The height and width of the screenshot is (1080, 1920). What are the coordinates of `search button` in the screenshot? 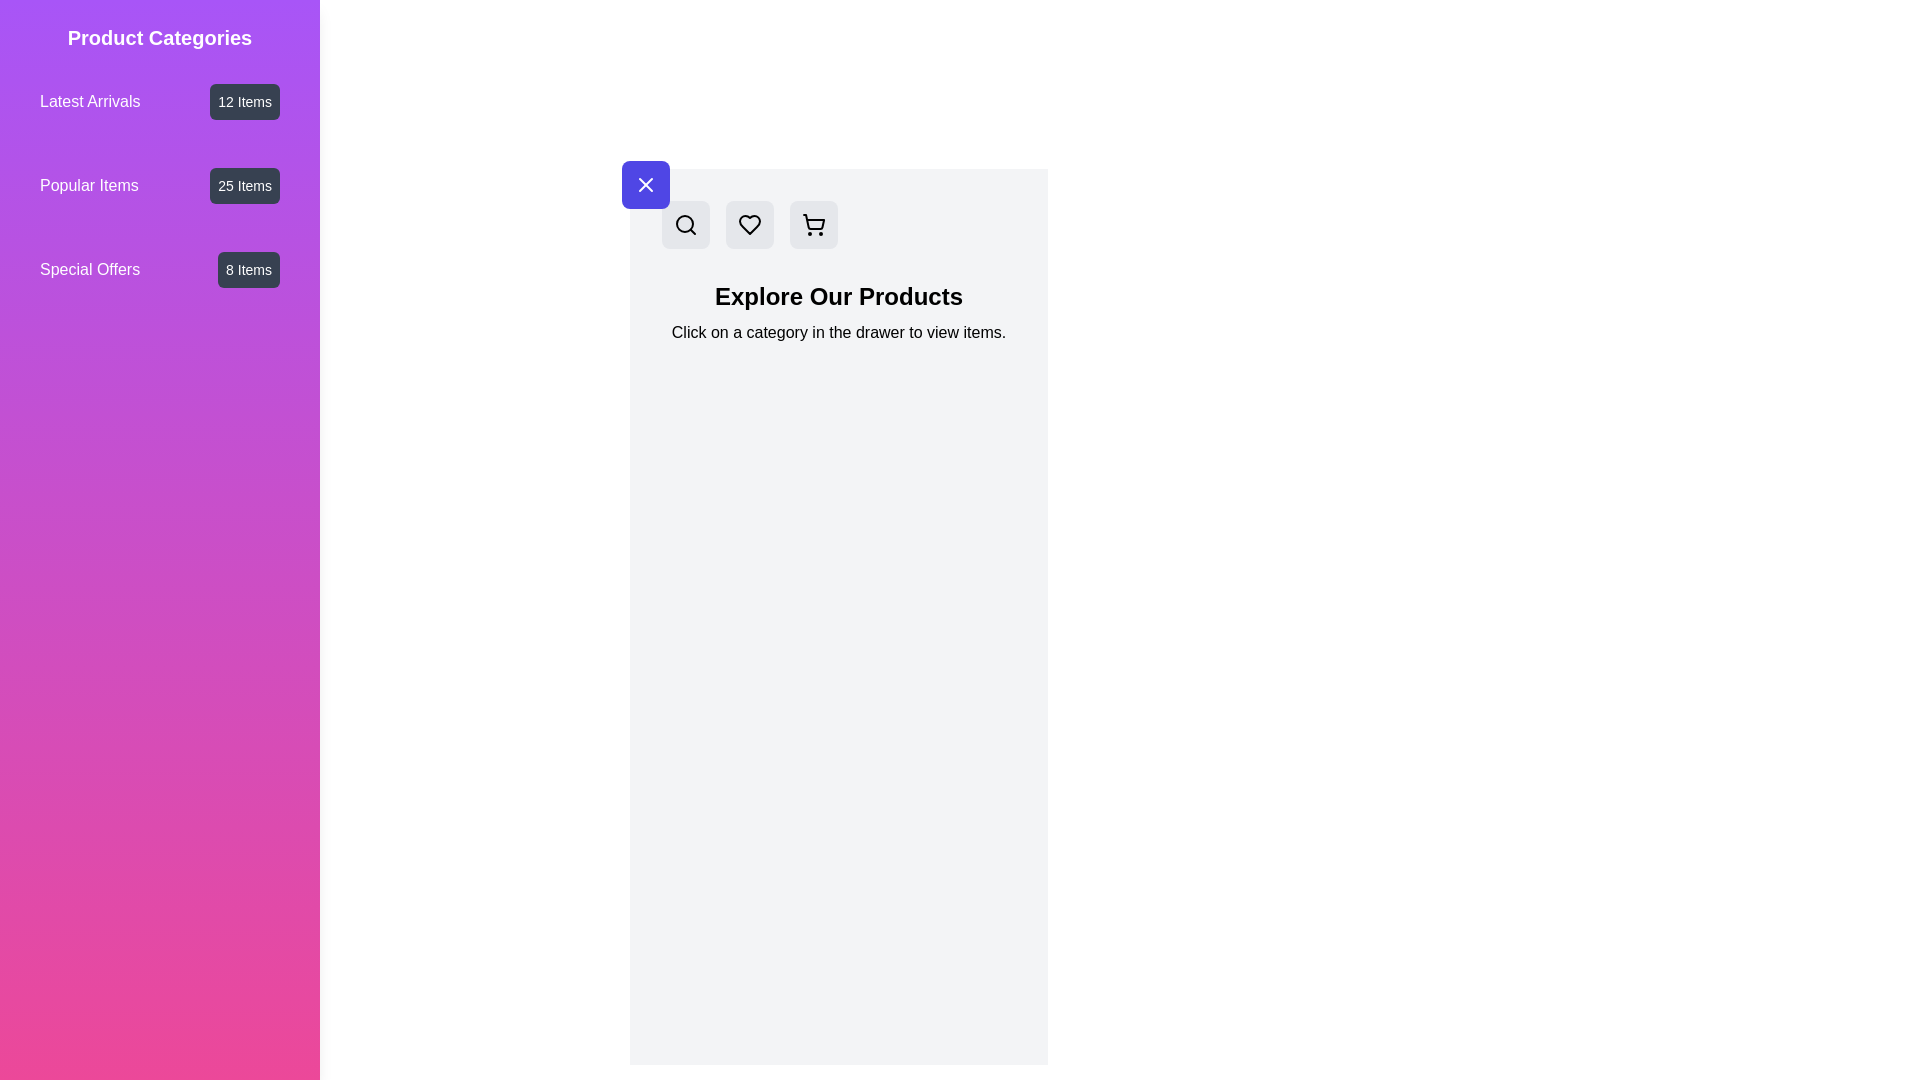 It's located at (686, 224).